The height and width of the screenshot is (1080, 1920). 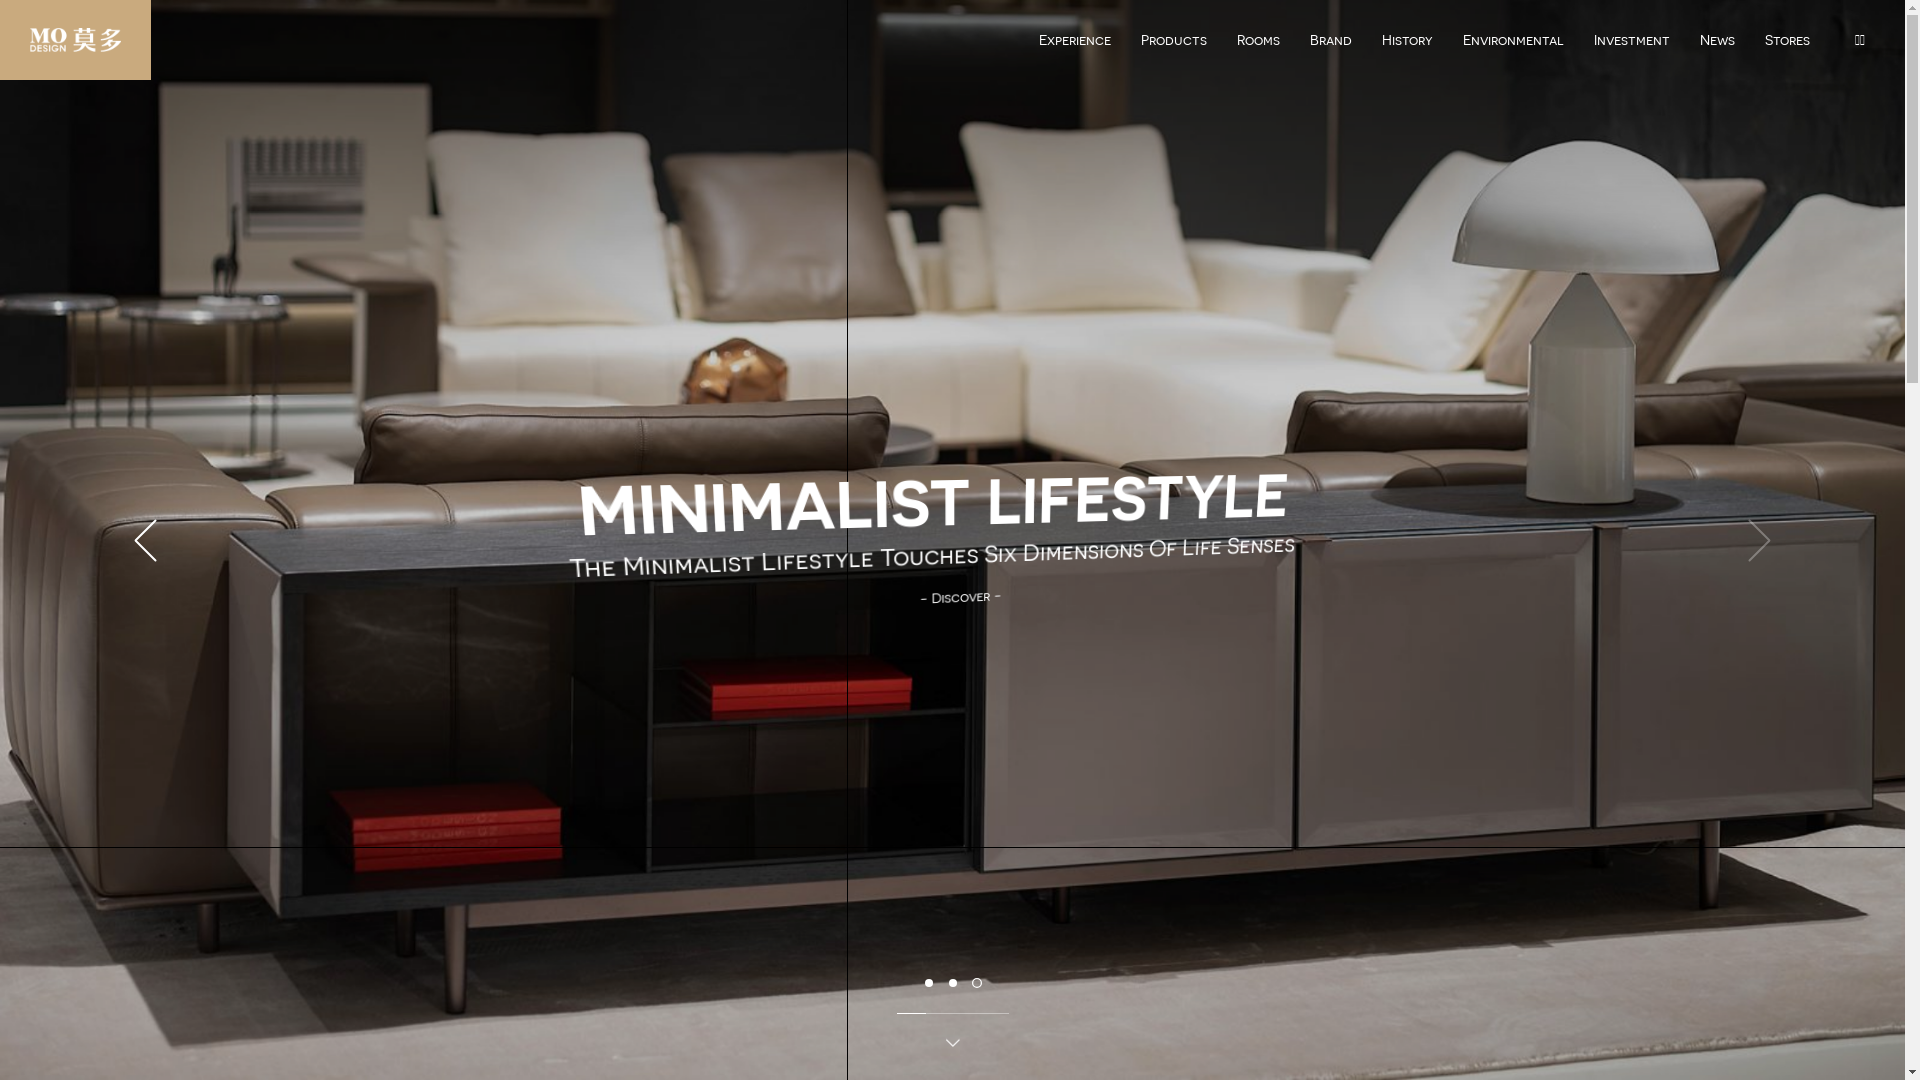 What do you see at coordinates (1787, 33) in the screenshot?
I see `'Stores'` at bounding box center [1787, 33].